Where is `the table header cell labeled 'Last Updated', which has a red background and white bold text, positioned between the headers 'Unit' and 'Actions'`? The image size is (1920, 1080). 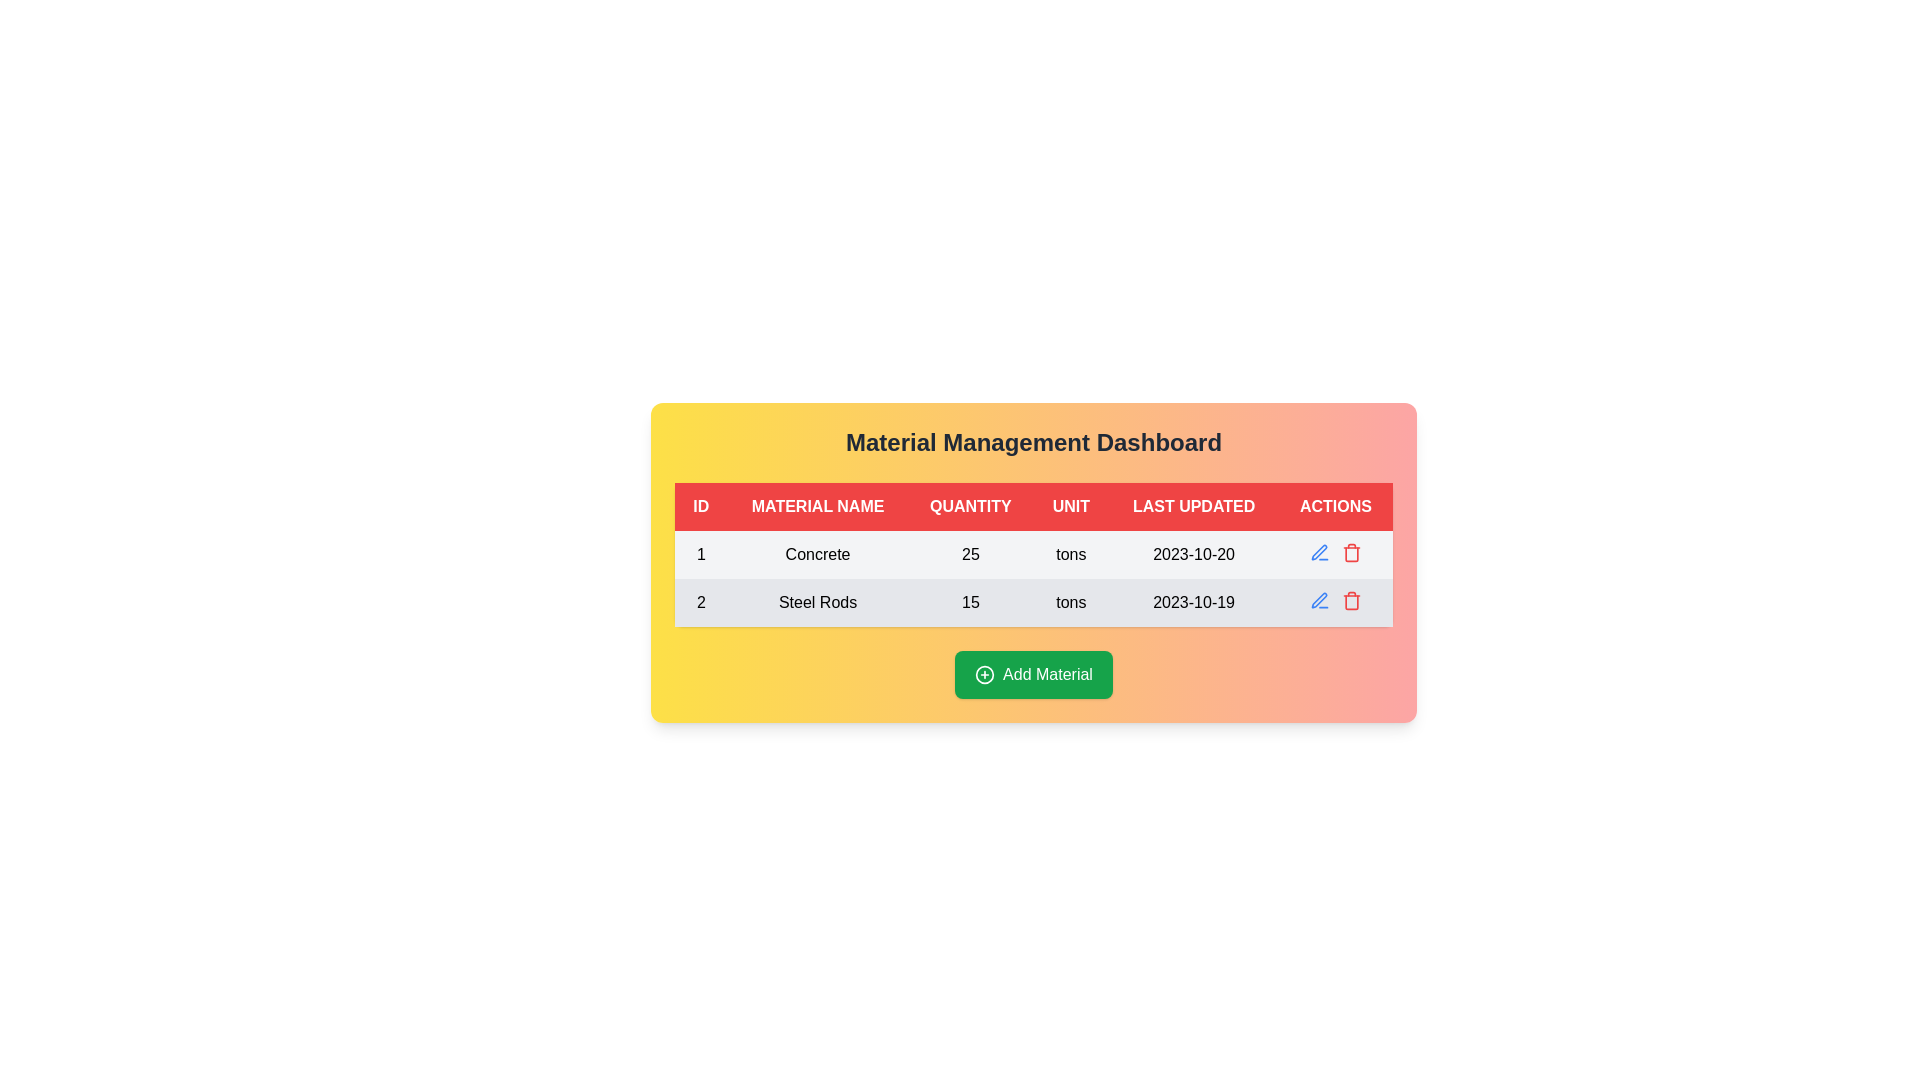 the table header cell labeled 'Last Updated', which has a red background and white bold text, positioned between the headers 'Unit' and 'Actions' is located at coordinates (1194, 505).